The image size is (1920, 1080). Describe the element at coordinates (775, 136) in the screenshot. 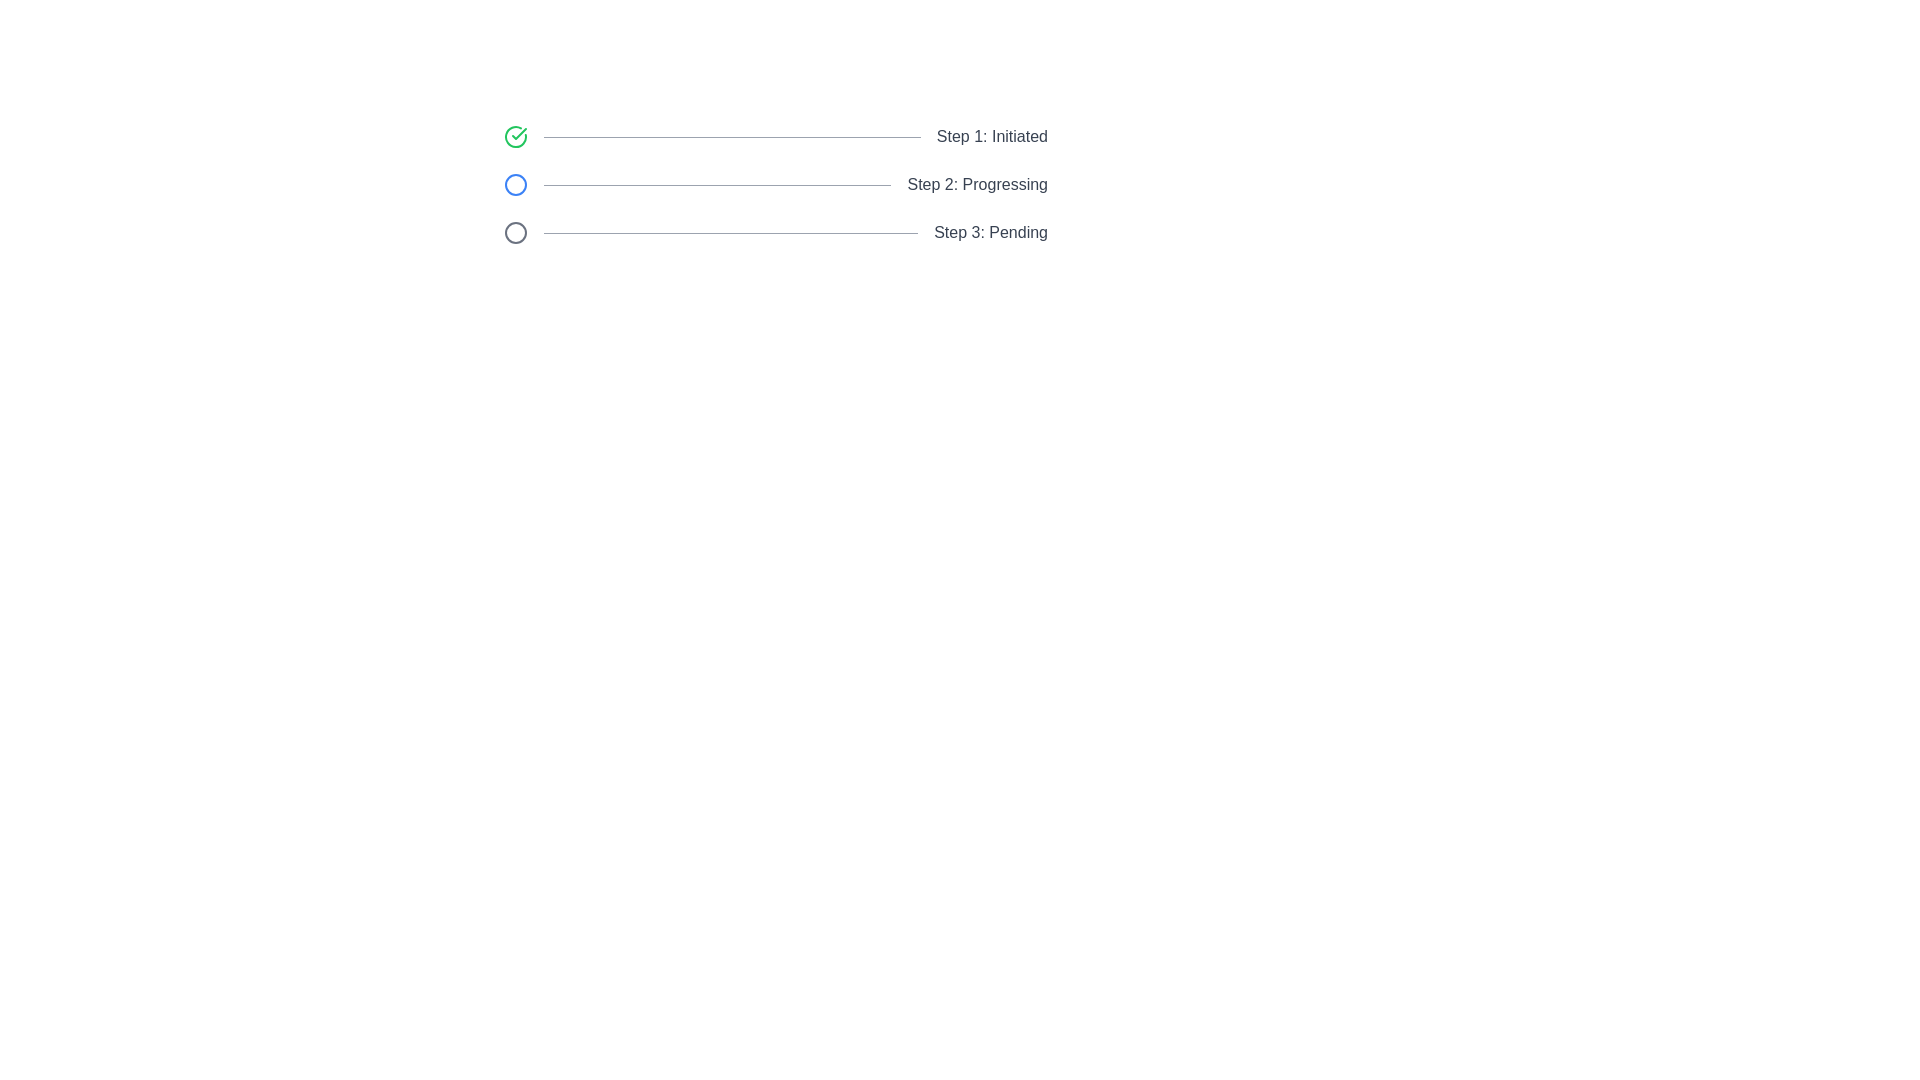

I see `status label of the Step Indicator displaying 'Step 1: Initiated' with a green check mark icon on the left` at that location.